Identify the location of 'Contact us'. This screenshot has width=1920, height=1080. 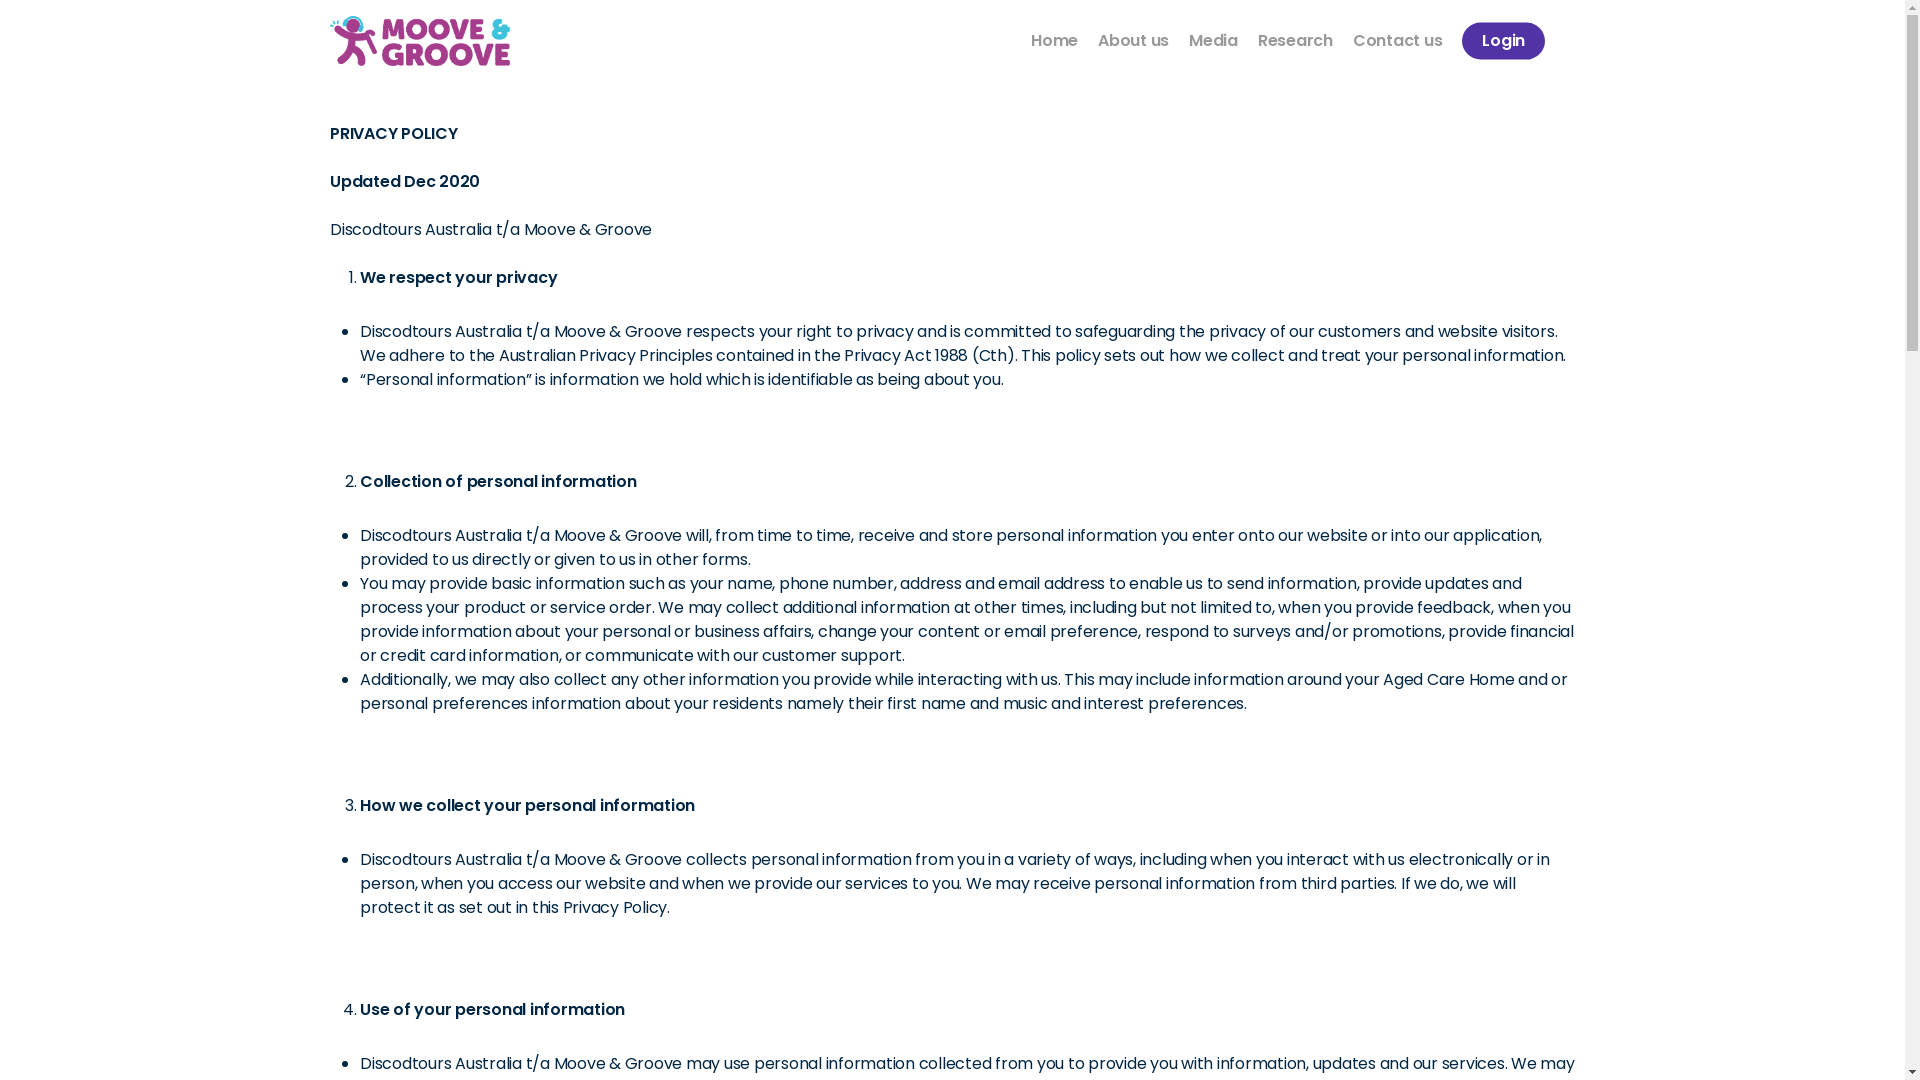
(1396, 41).